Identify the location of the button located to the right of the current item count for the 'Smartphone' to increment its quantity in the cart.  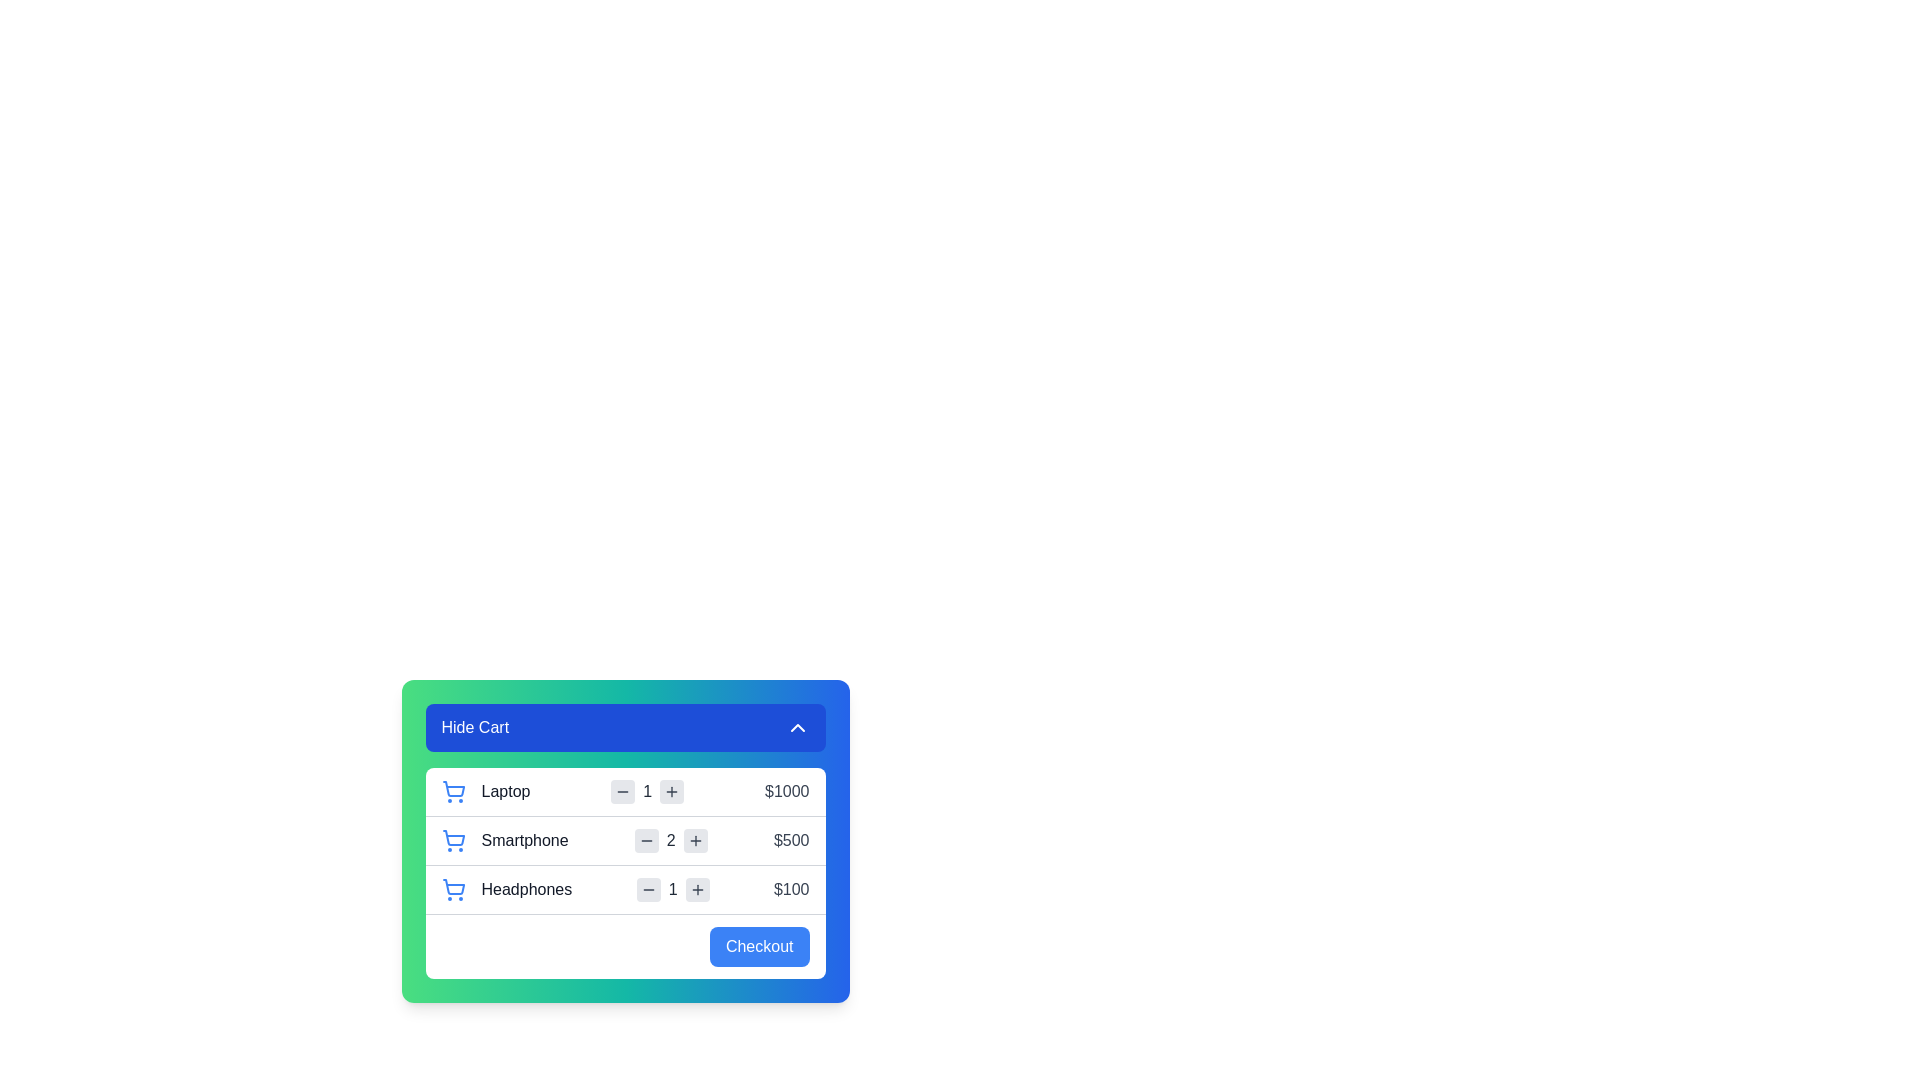
(695, 840).